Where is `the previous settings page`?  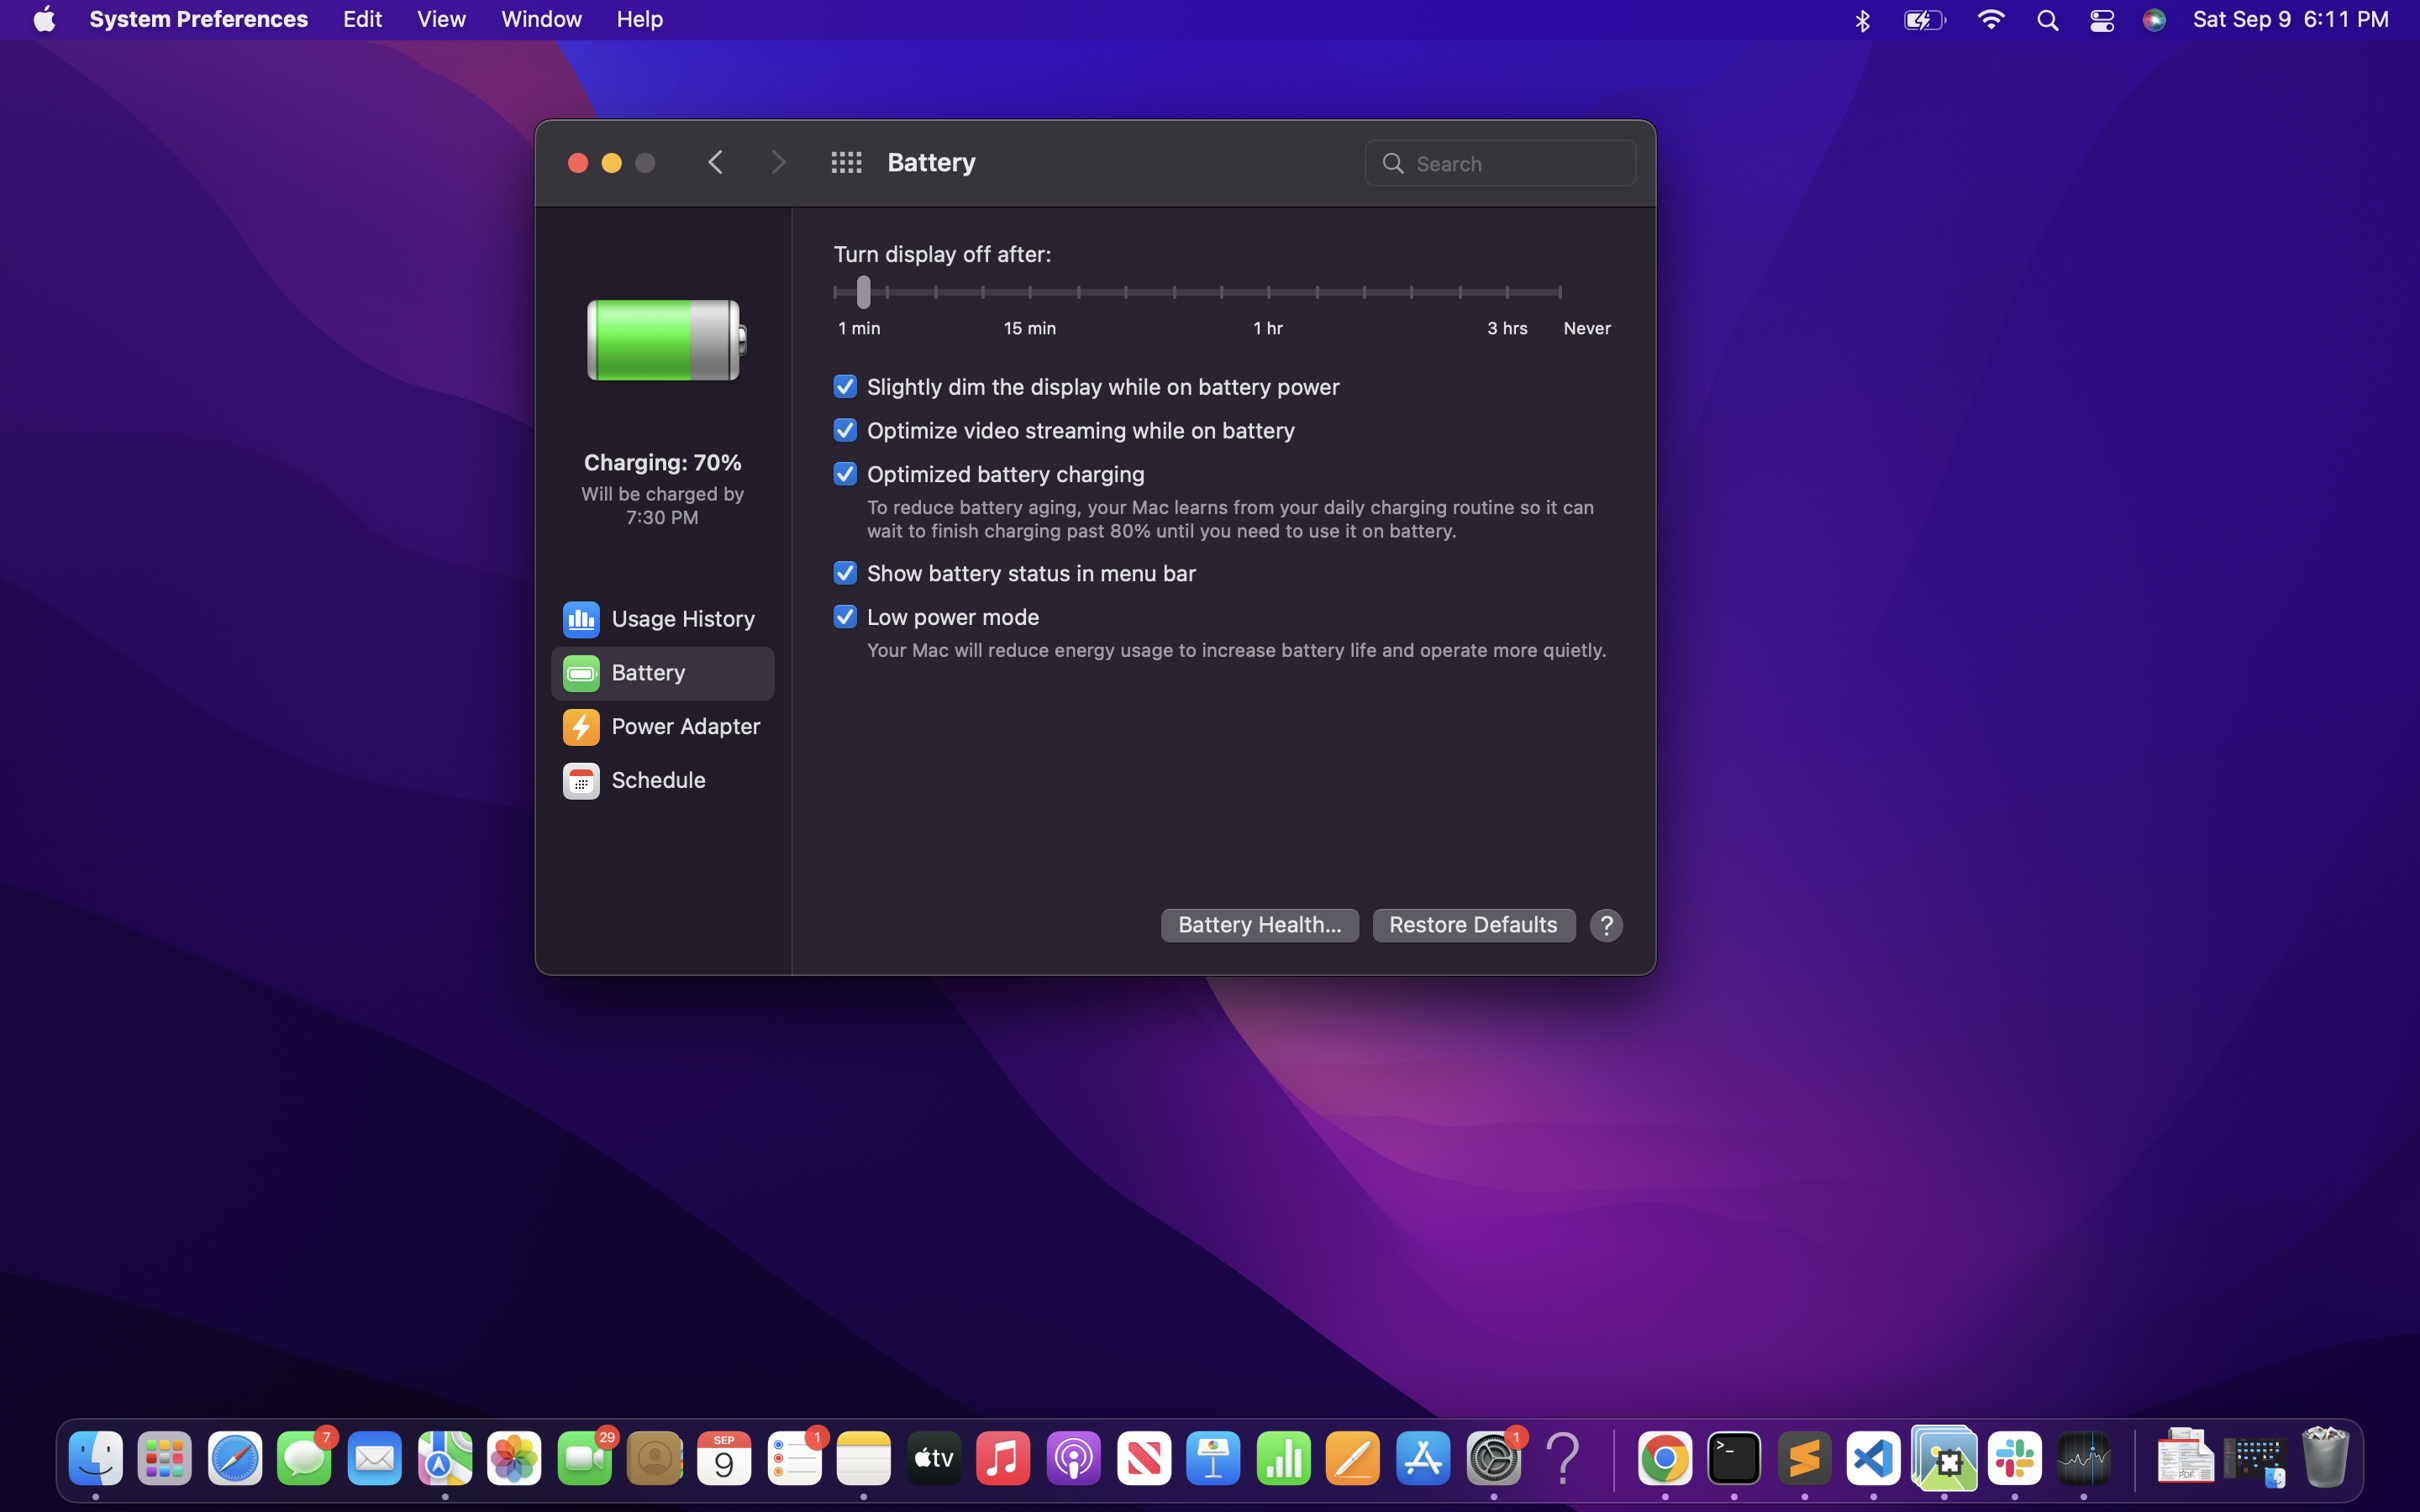
the previous settings page is located at coordinates (717, 160).